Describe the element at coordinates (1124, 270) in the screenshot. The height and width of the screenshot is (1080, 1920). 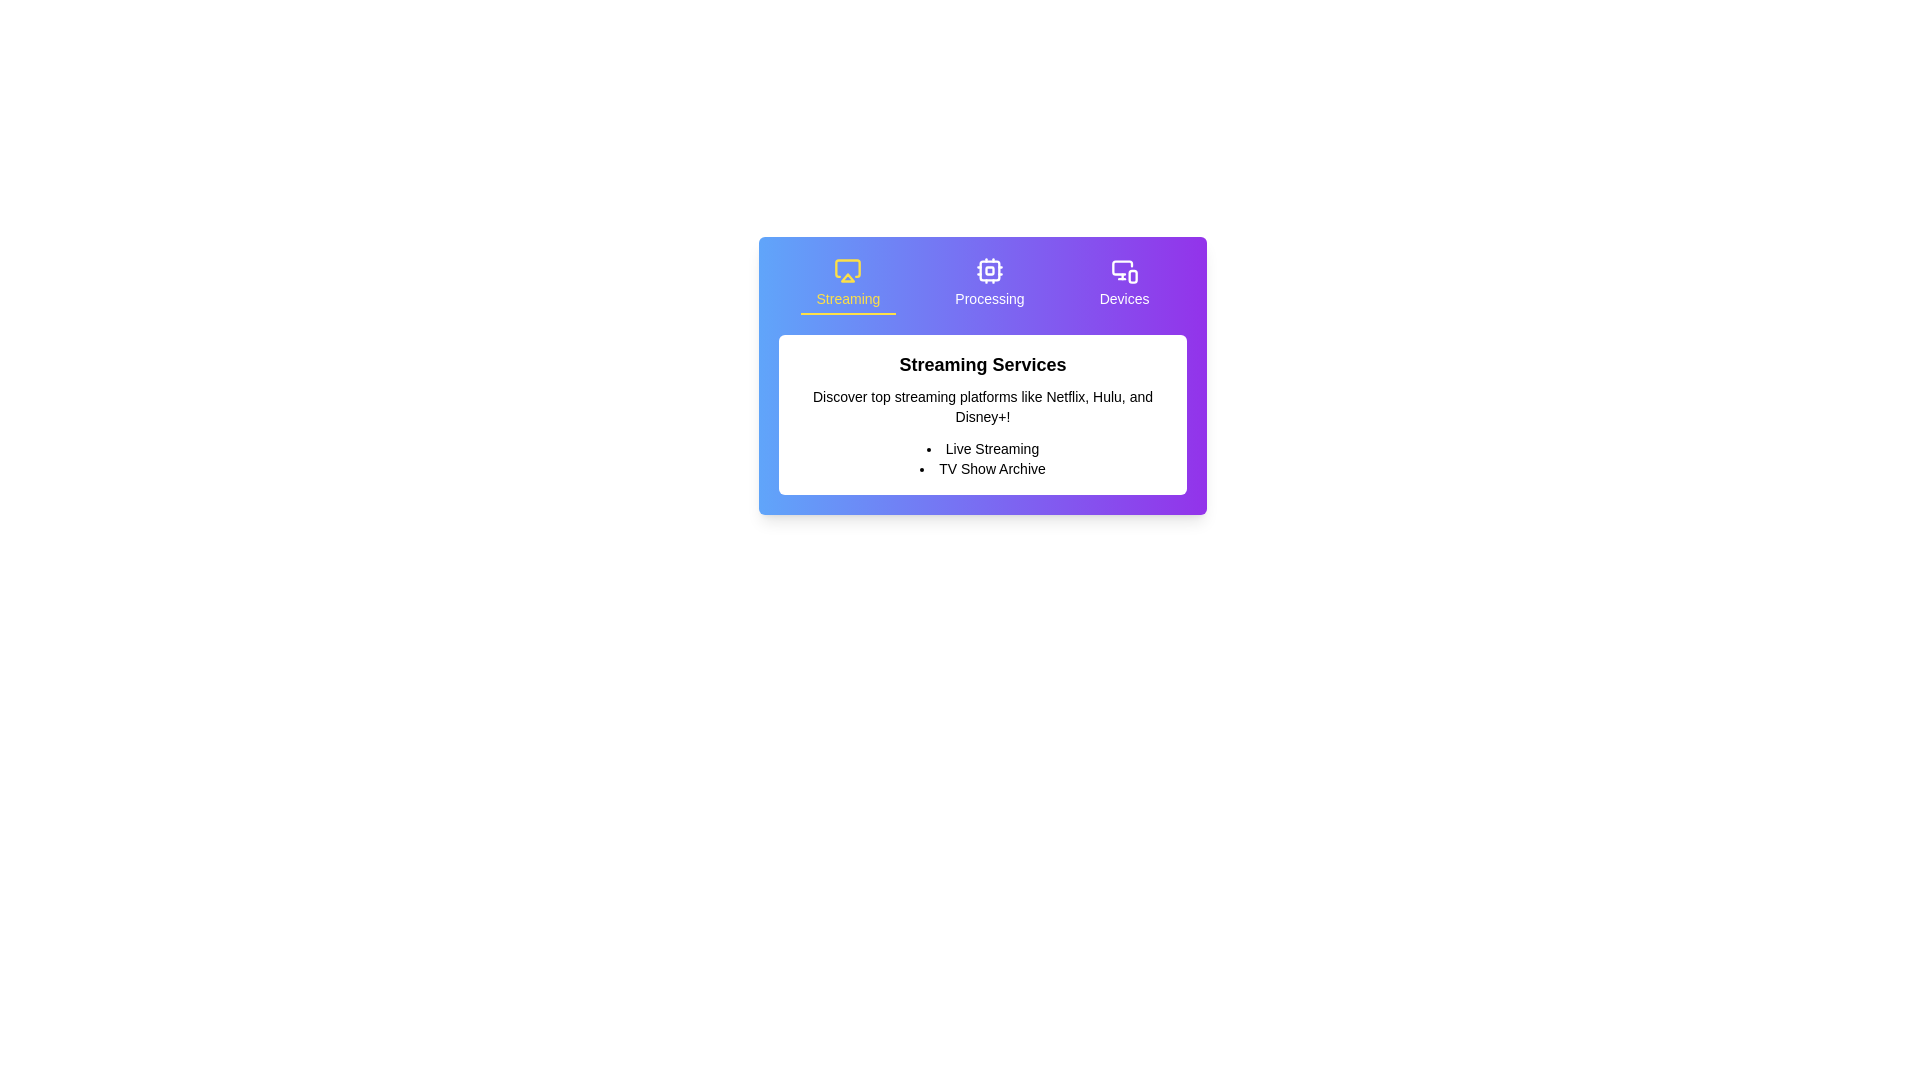
I see `the monitor and smartphone icon in the header area above the 'Devices' section` at that location.